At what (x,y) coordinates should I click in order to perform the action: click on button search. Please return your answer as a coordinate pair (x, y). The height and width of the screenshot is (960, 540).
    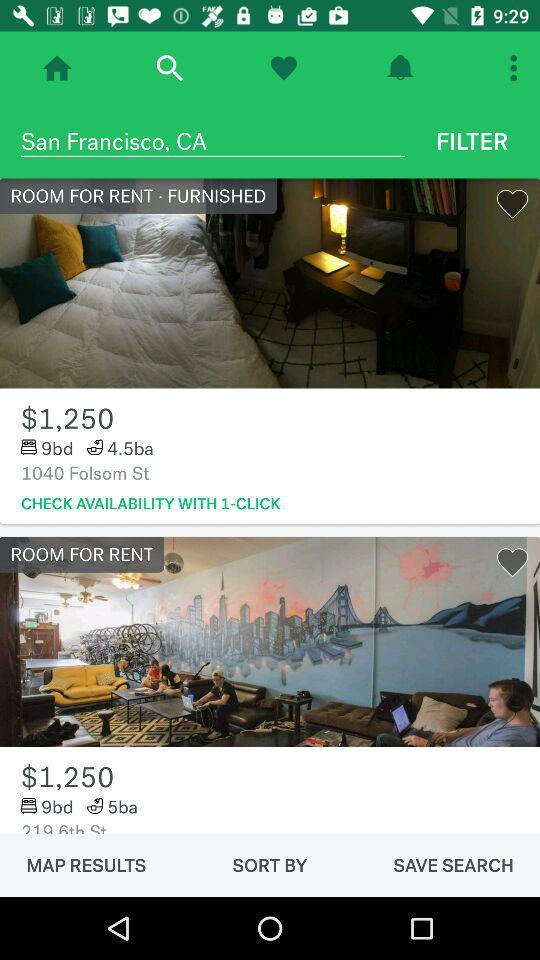
    Looking at the image, I should click on (168, 68).